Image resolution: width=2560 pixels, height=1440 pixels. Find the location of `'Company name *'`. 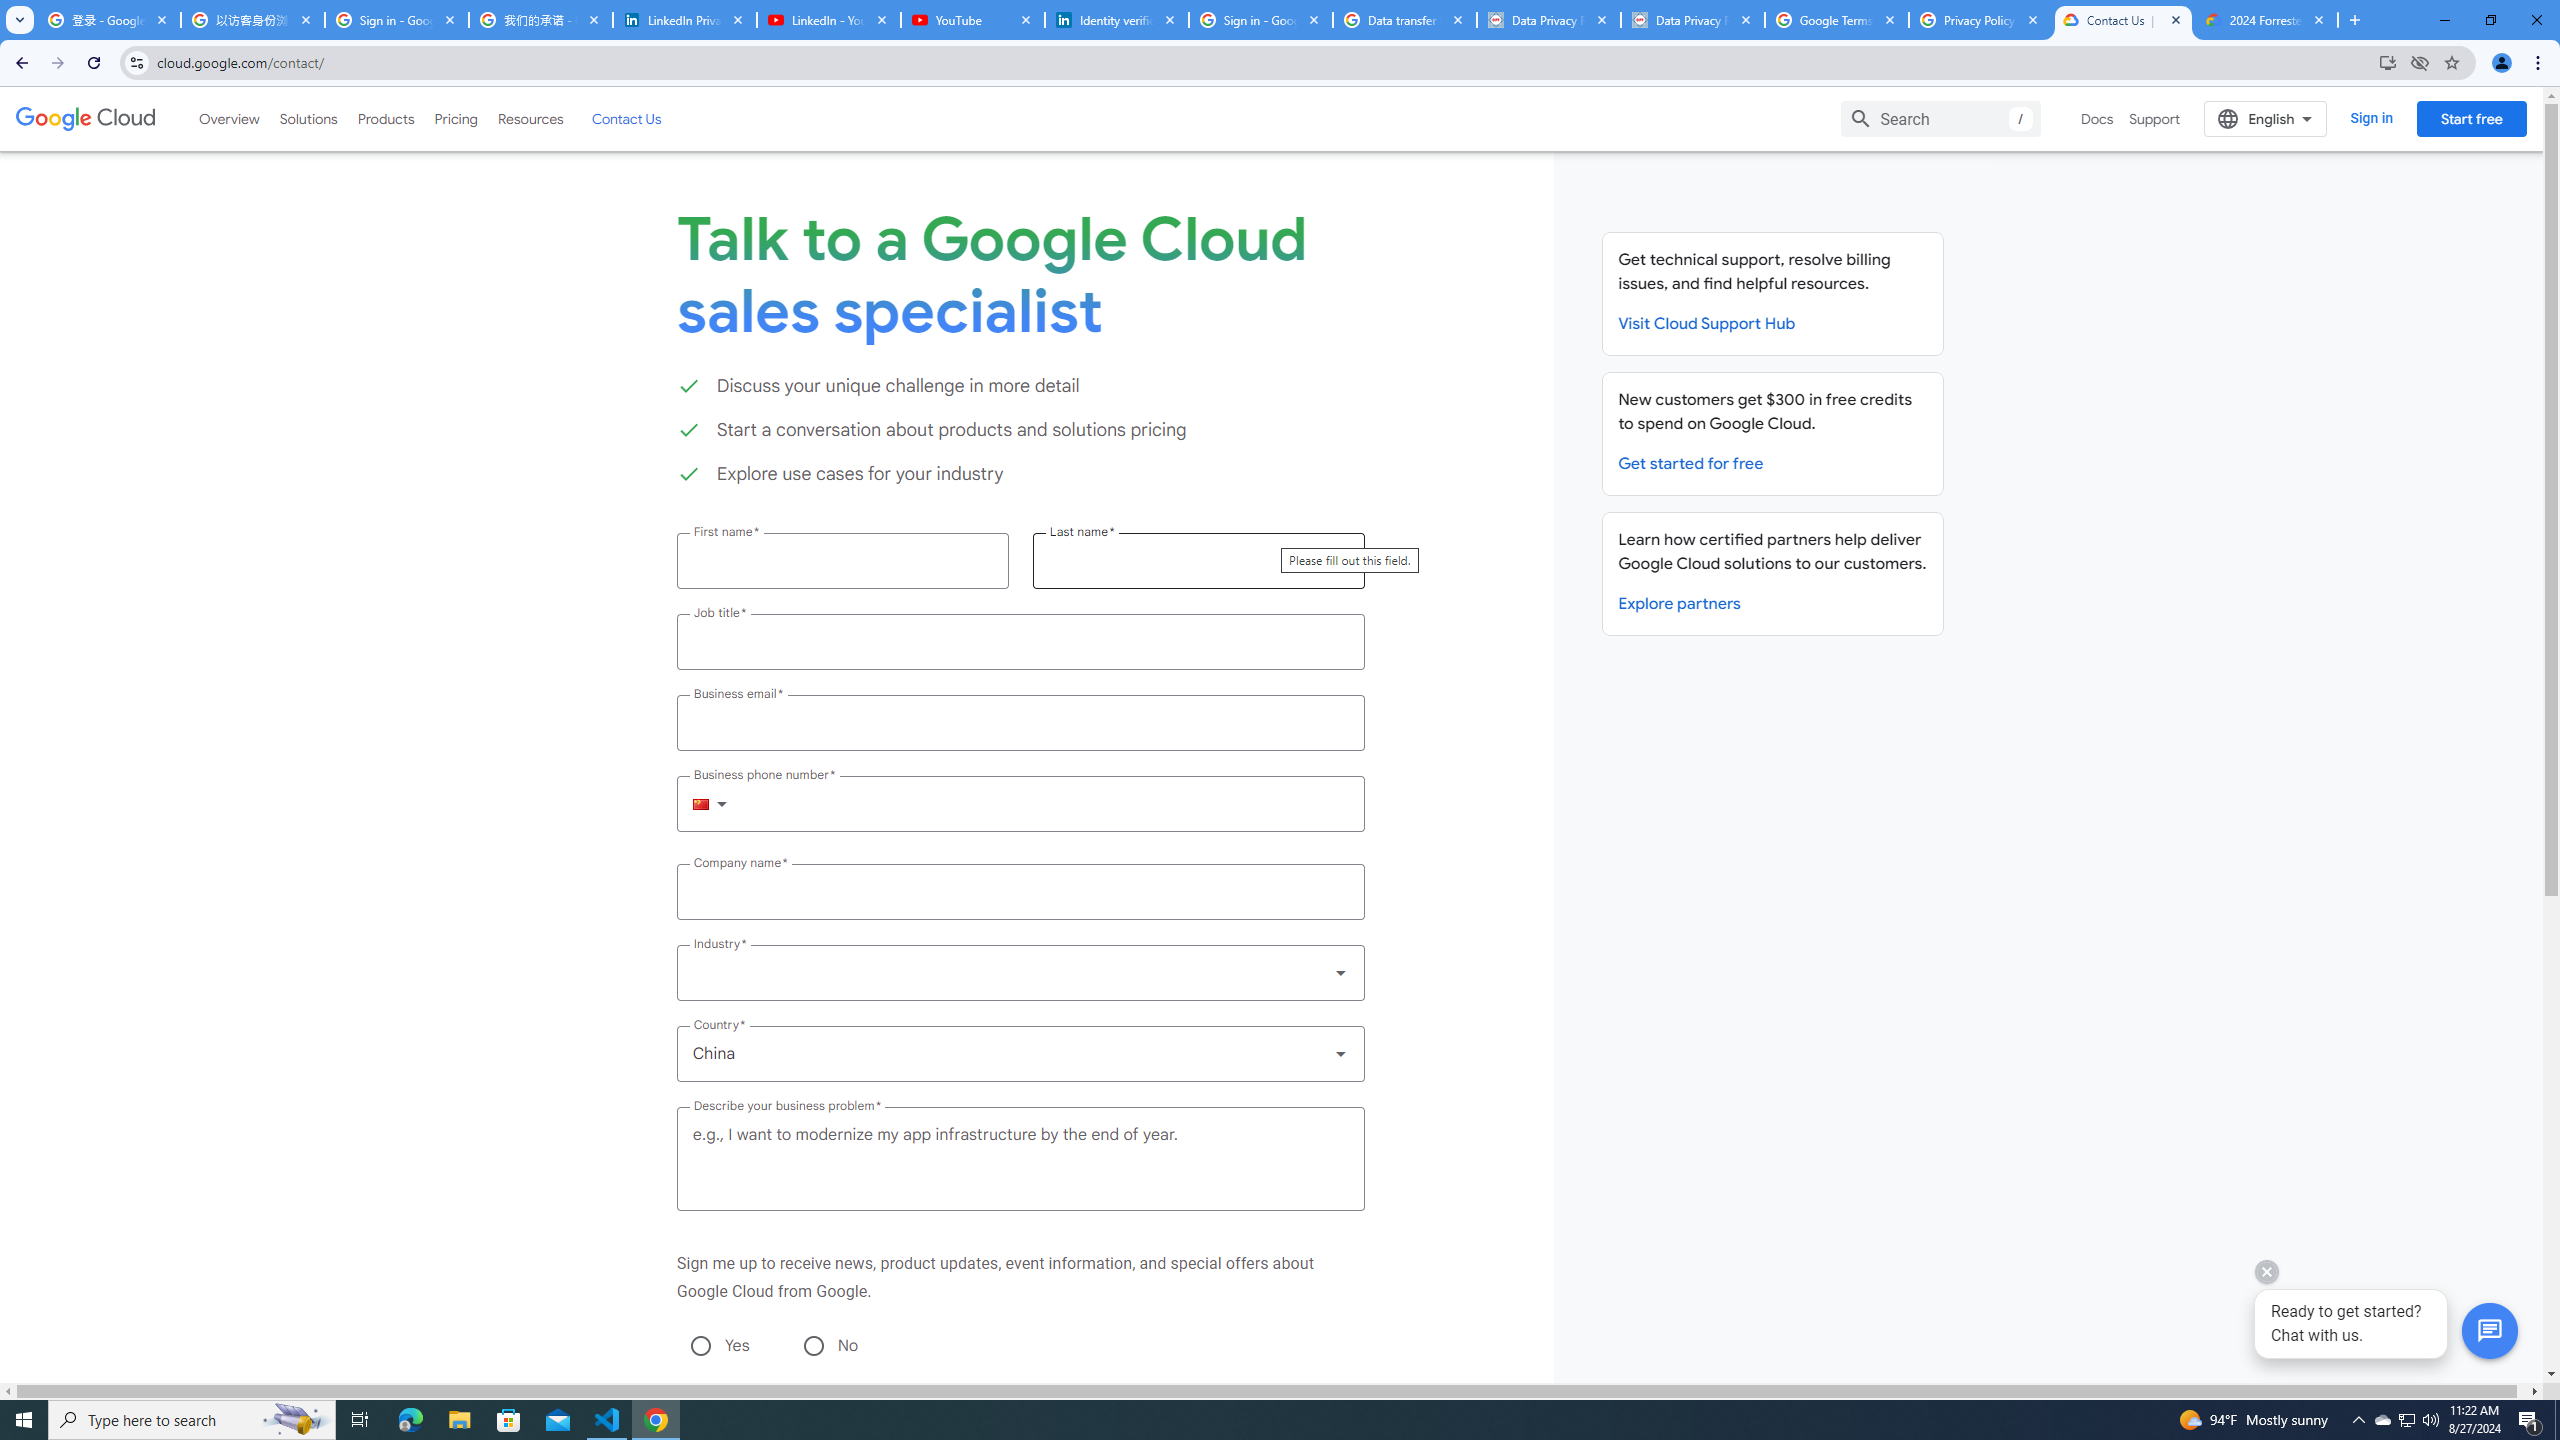

'Company name *' is located at coordinates (1019, 892).